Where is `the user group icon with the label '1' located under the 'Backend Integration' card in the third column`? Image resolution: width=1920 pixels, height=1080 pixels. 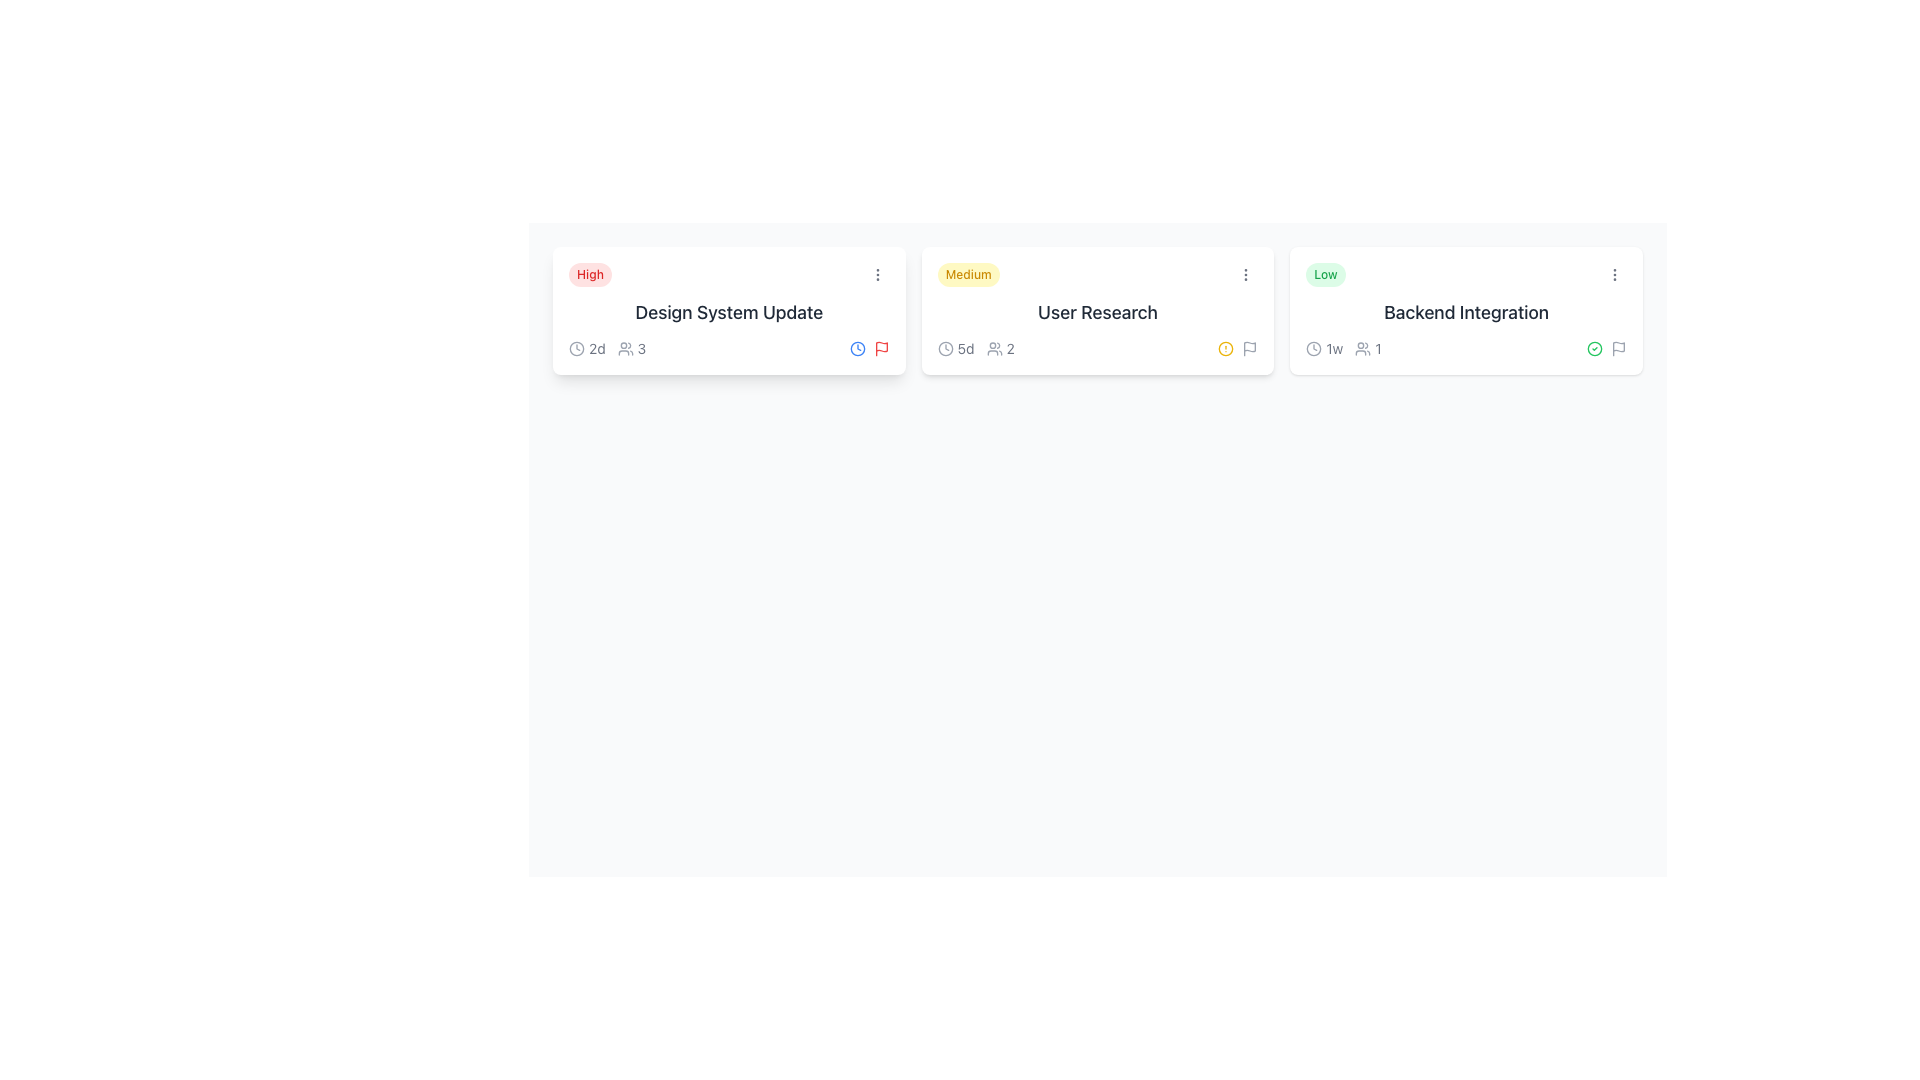
the user group icon with the label '1' located under the 'Backend Integration' card in the third column is located at coordinates (1367, 347).